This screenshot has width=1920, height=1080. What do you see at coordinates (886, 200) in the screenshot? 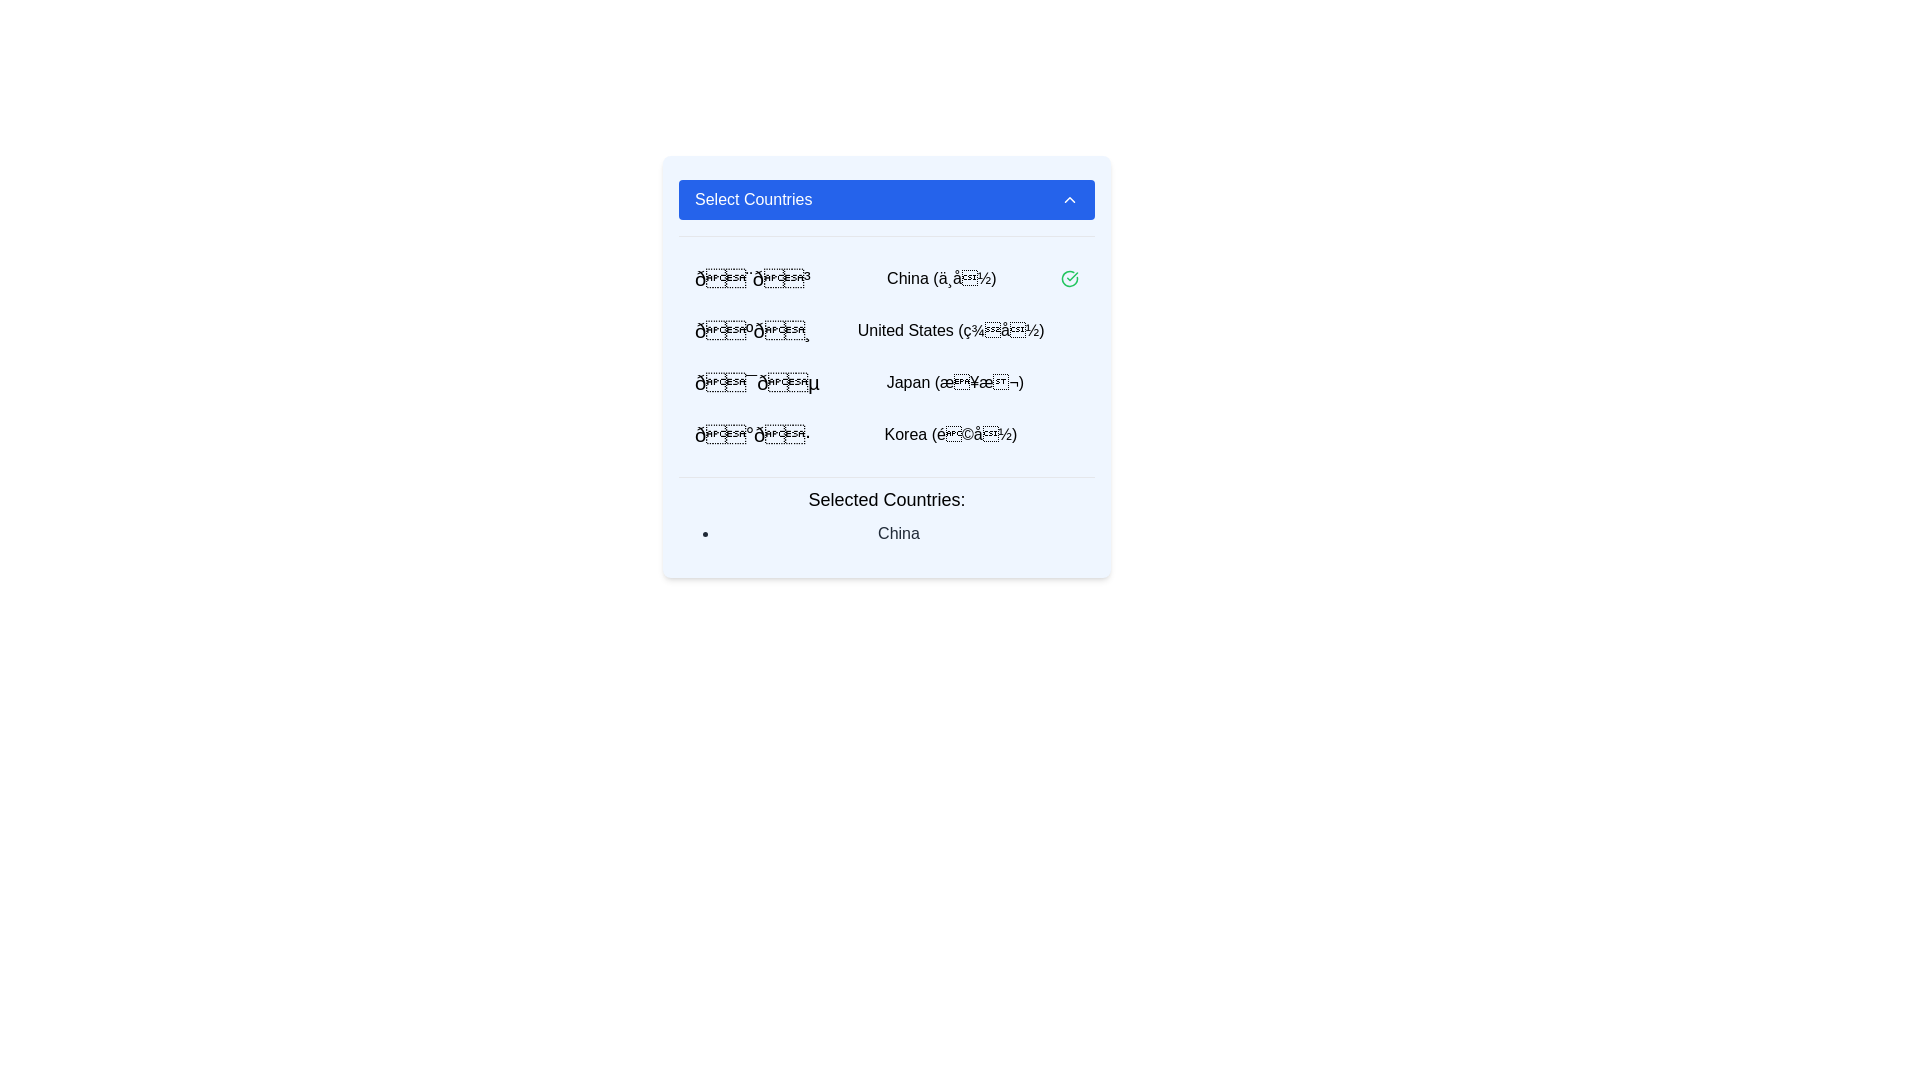
I see `the blue 'Select Countries' dropdown button` at bounding box center [886, 200].